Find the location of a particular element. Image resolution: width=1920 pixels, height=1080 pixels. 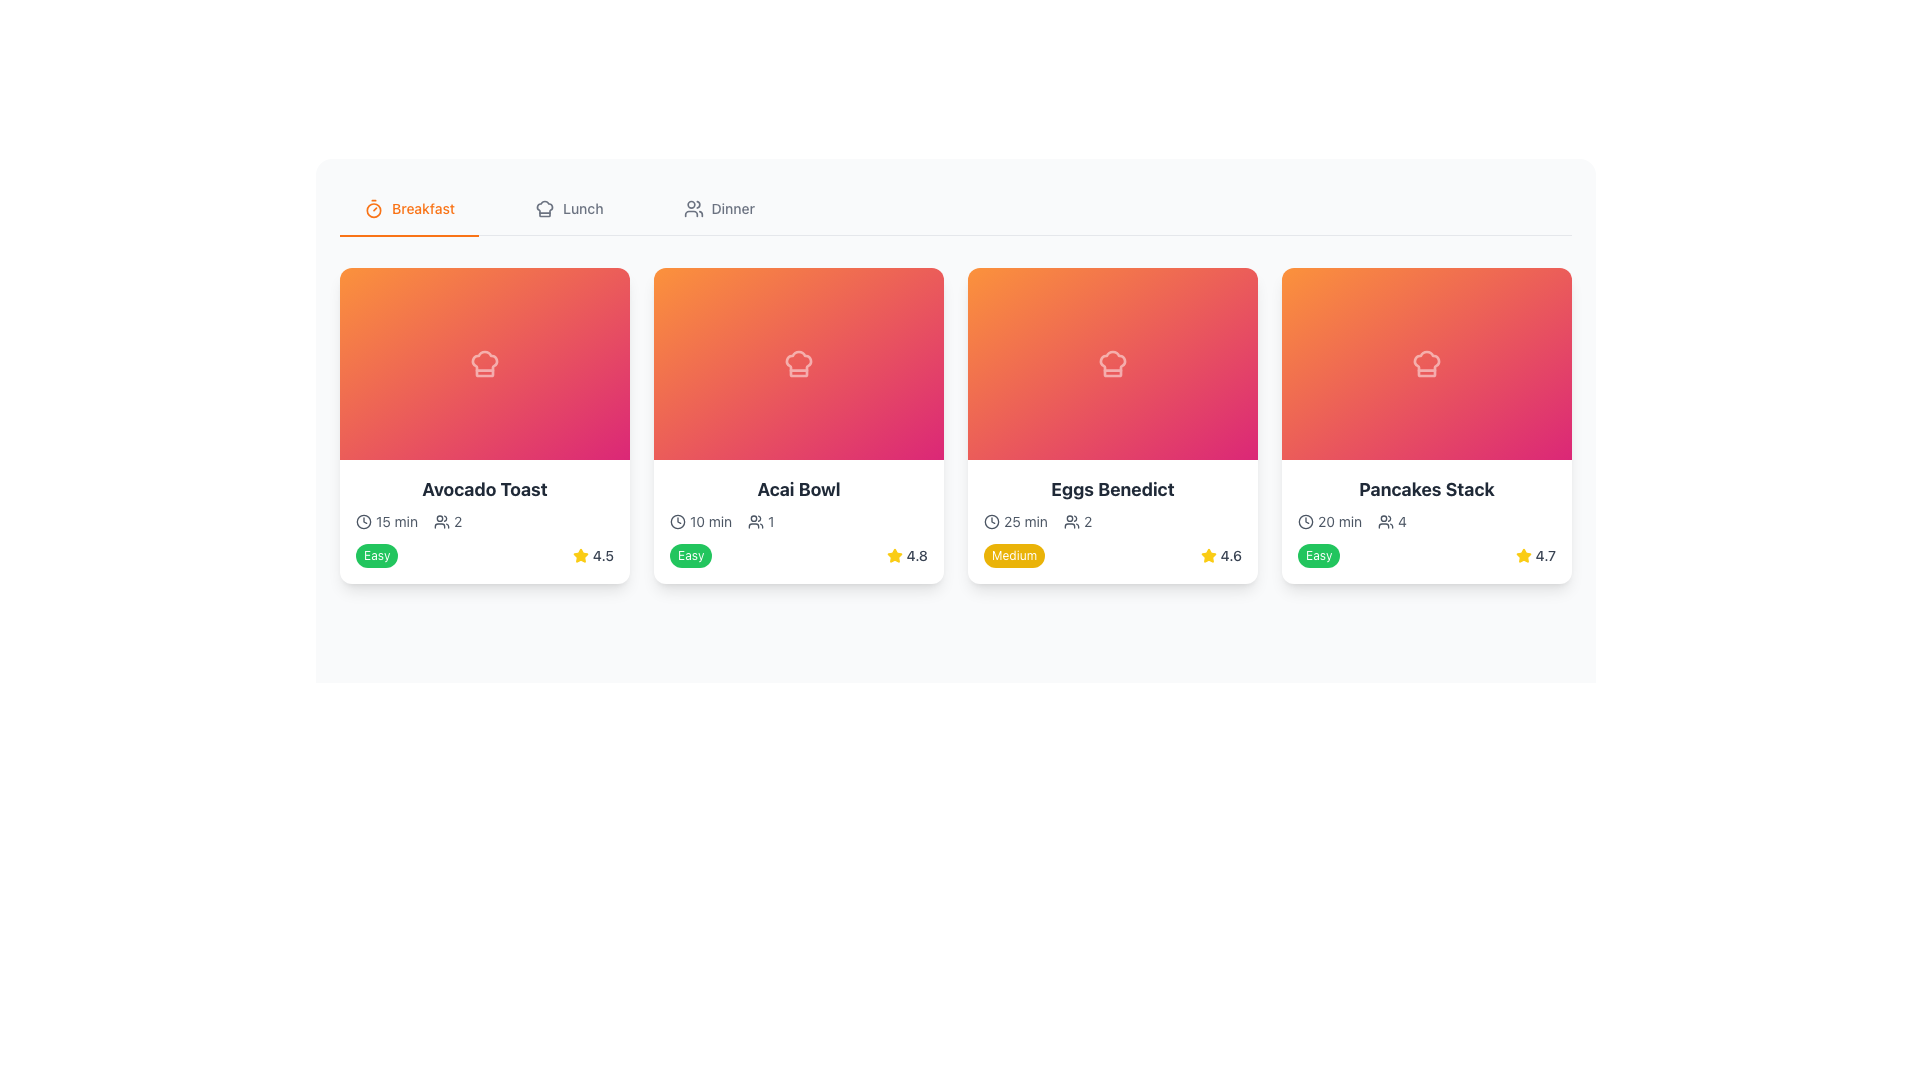

the decorative chef's hat icon located at the top-center of the fourth recipe card, which is rendered with smooth outlines and a white color blending into an orange-pink gradient background is located at coordinates (1425, 363).